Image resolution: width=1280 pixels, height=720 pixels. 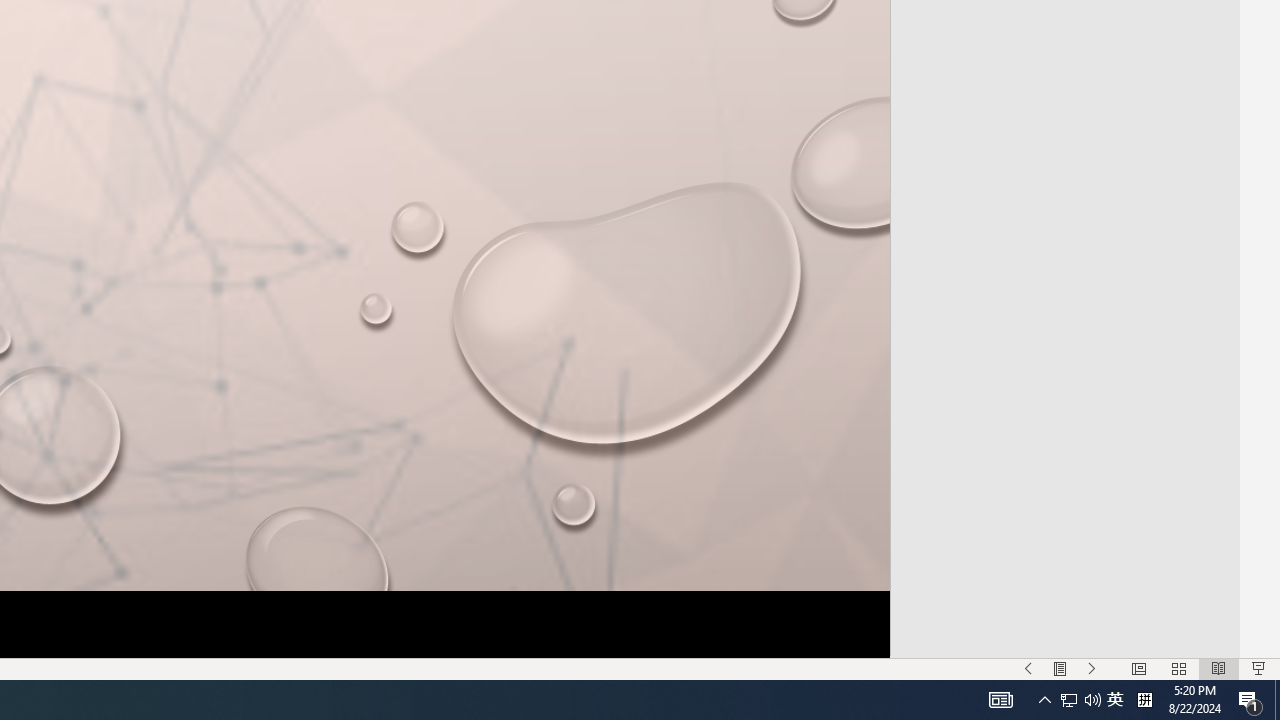 What do you see at coordinates (1250, 698) in the screenshot?
I see `'Action Center, 1 new notification'` at bounding box center [1250, 698].